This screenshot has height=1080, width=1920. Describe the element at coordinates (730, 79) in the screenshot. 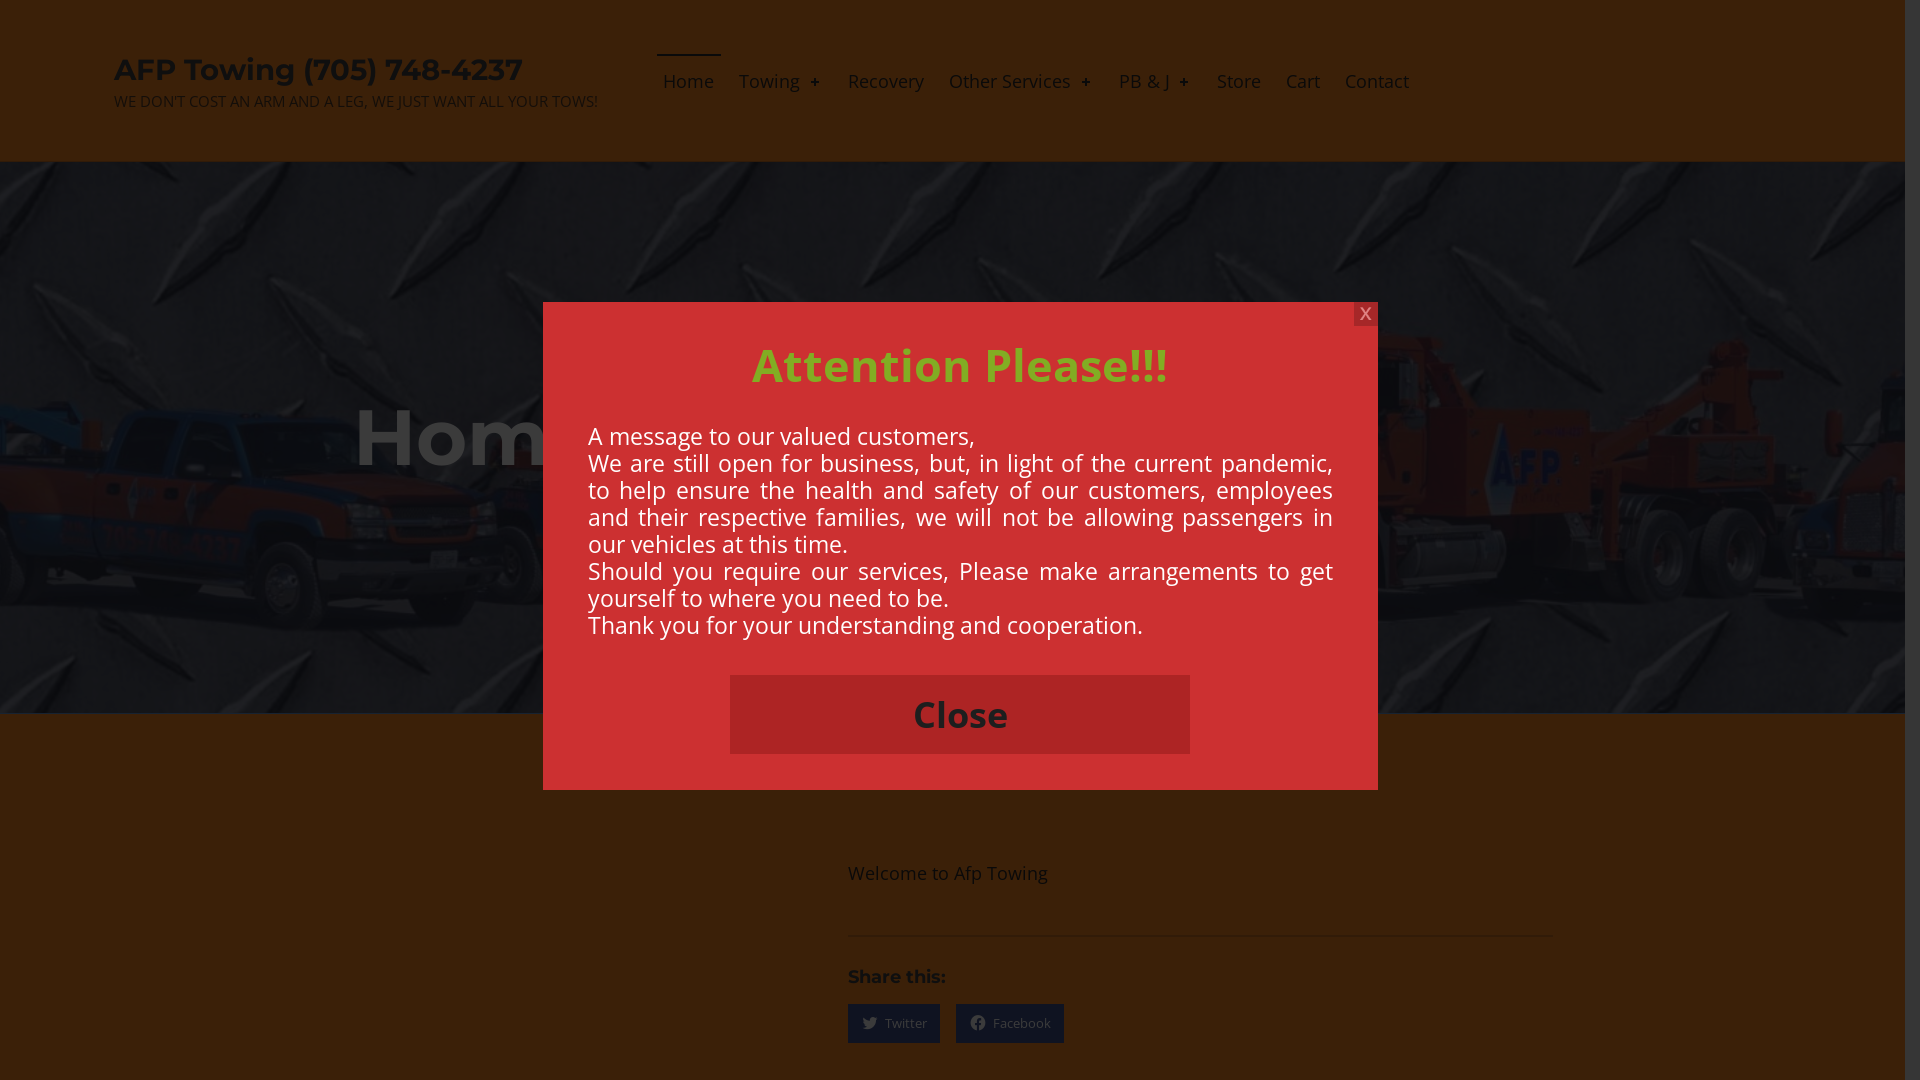

I see `'Towing'` at that location.